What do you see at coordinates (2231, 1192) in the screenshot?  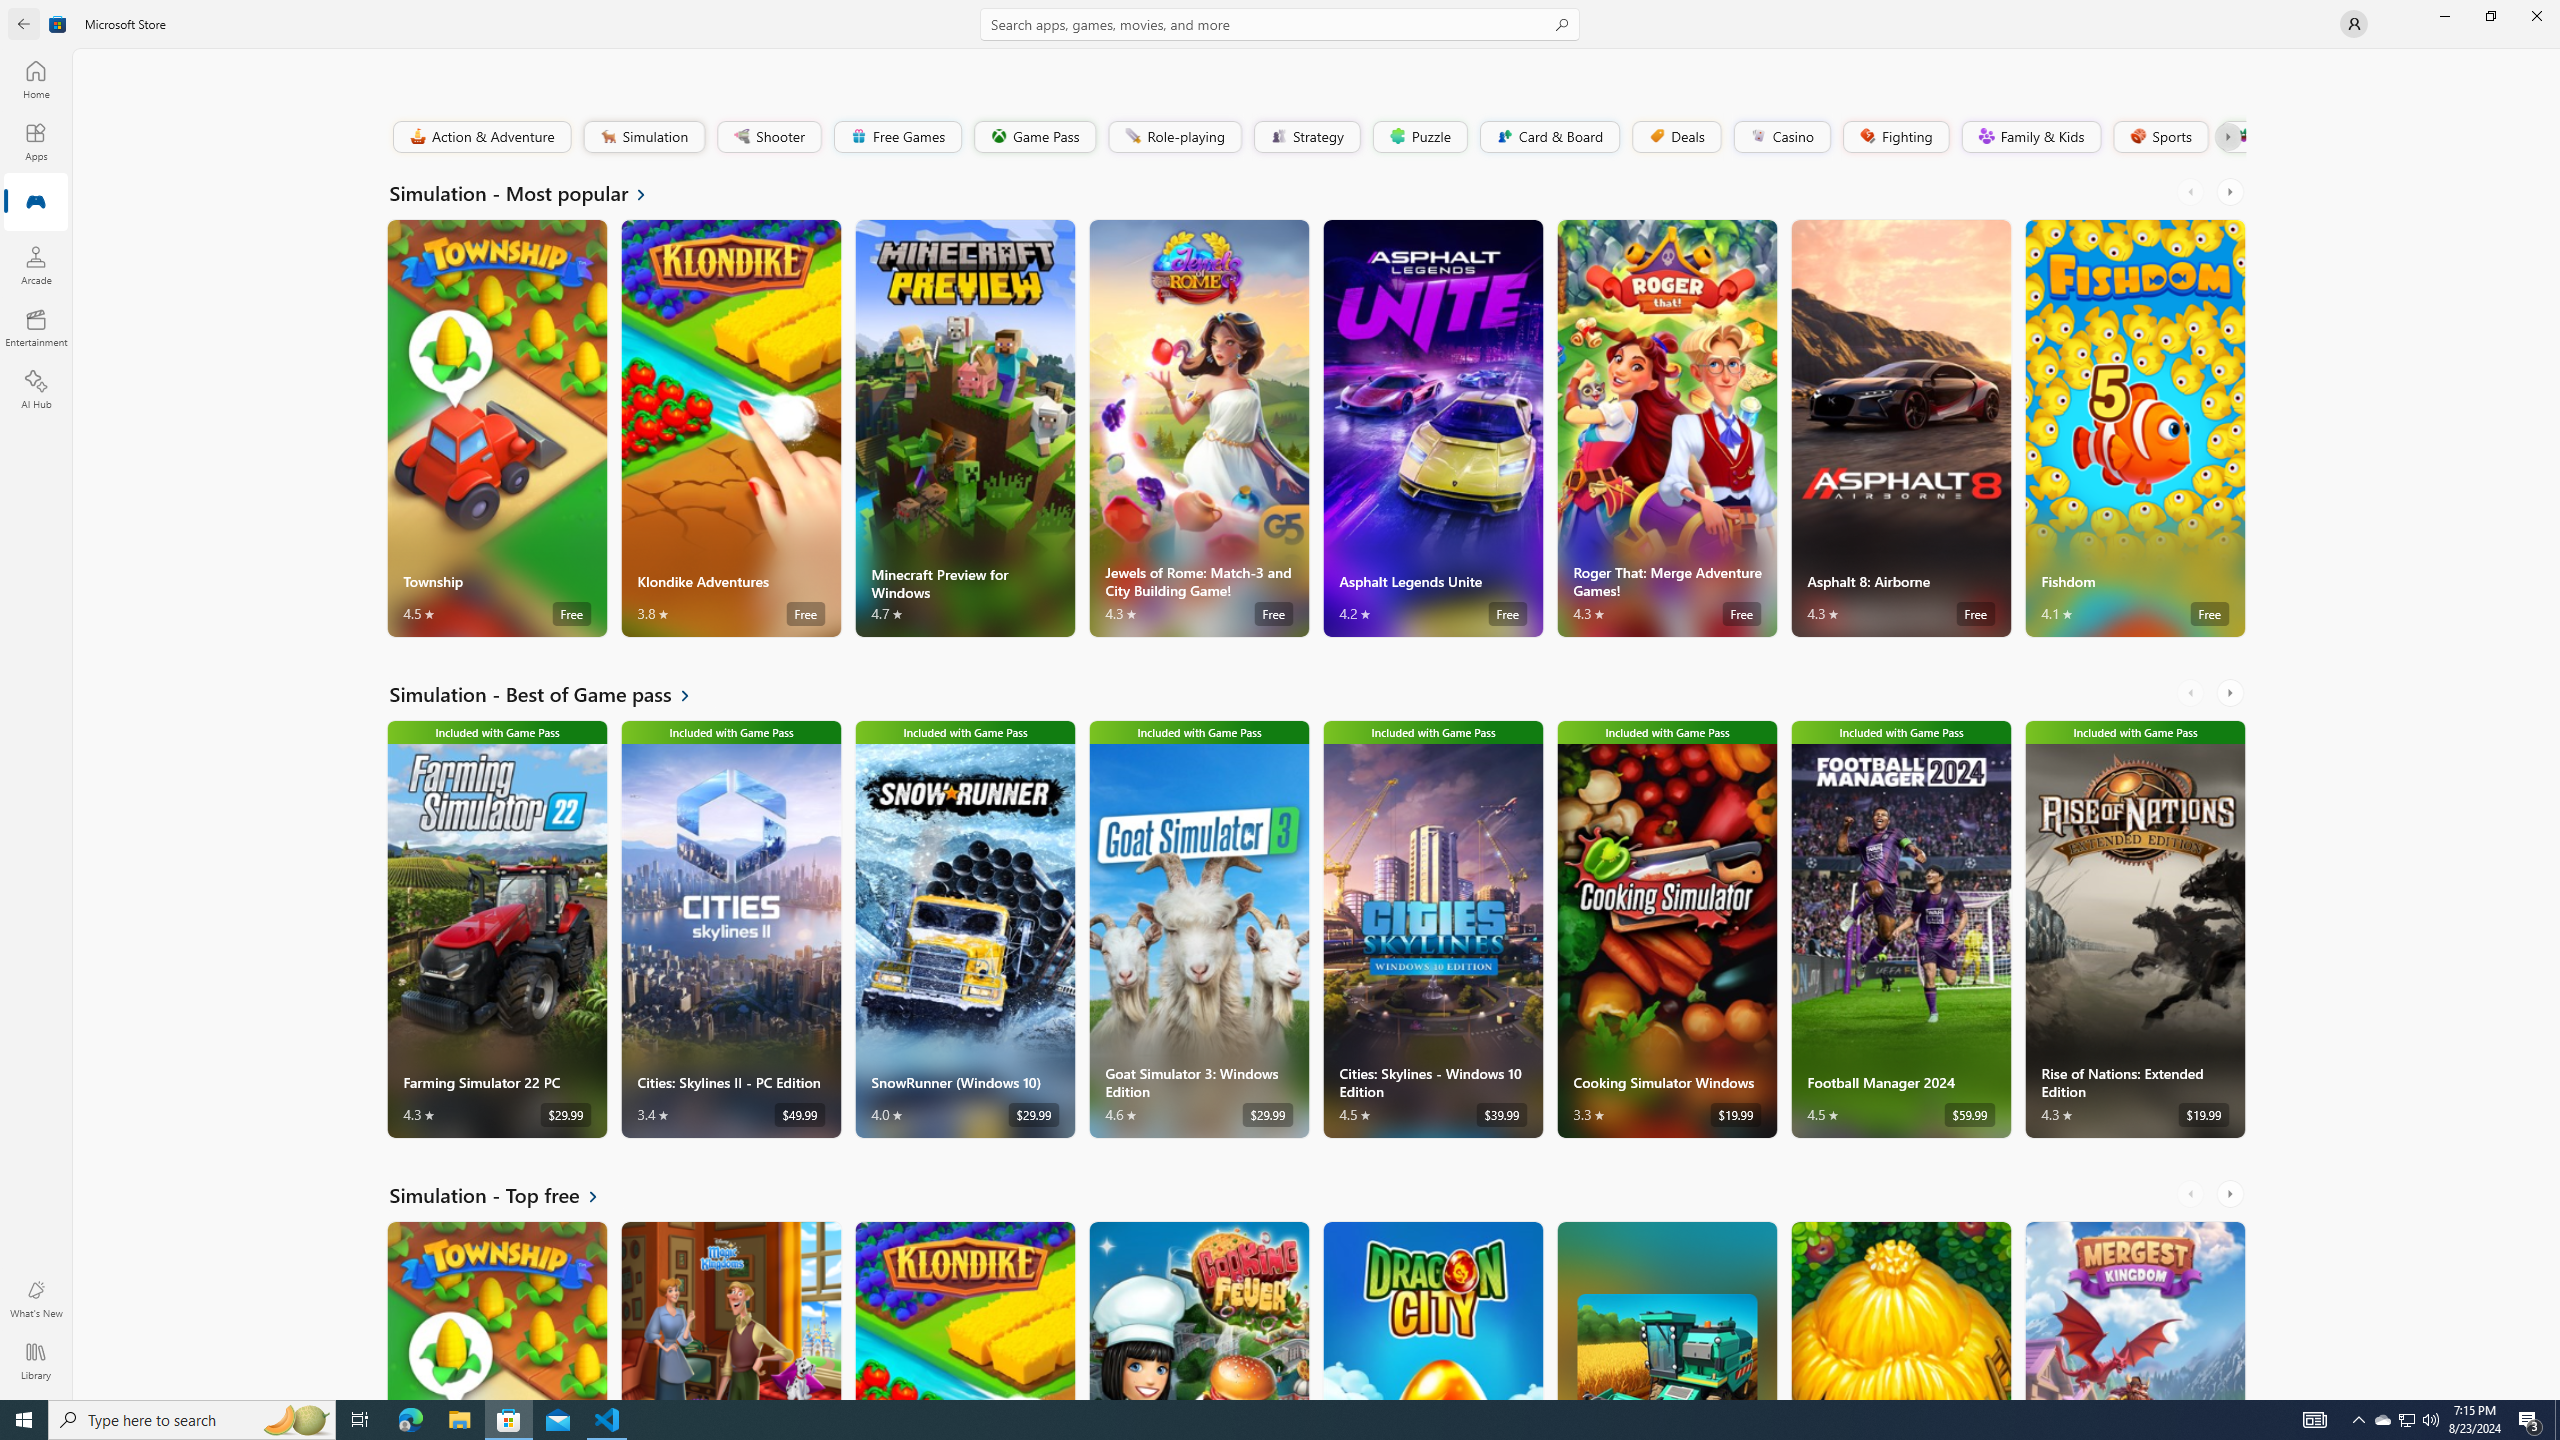 I see `'AutomationID: RightScrollButton'` at bounding box center [2231, 1192].